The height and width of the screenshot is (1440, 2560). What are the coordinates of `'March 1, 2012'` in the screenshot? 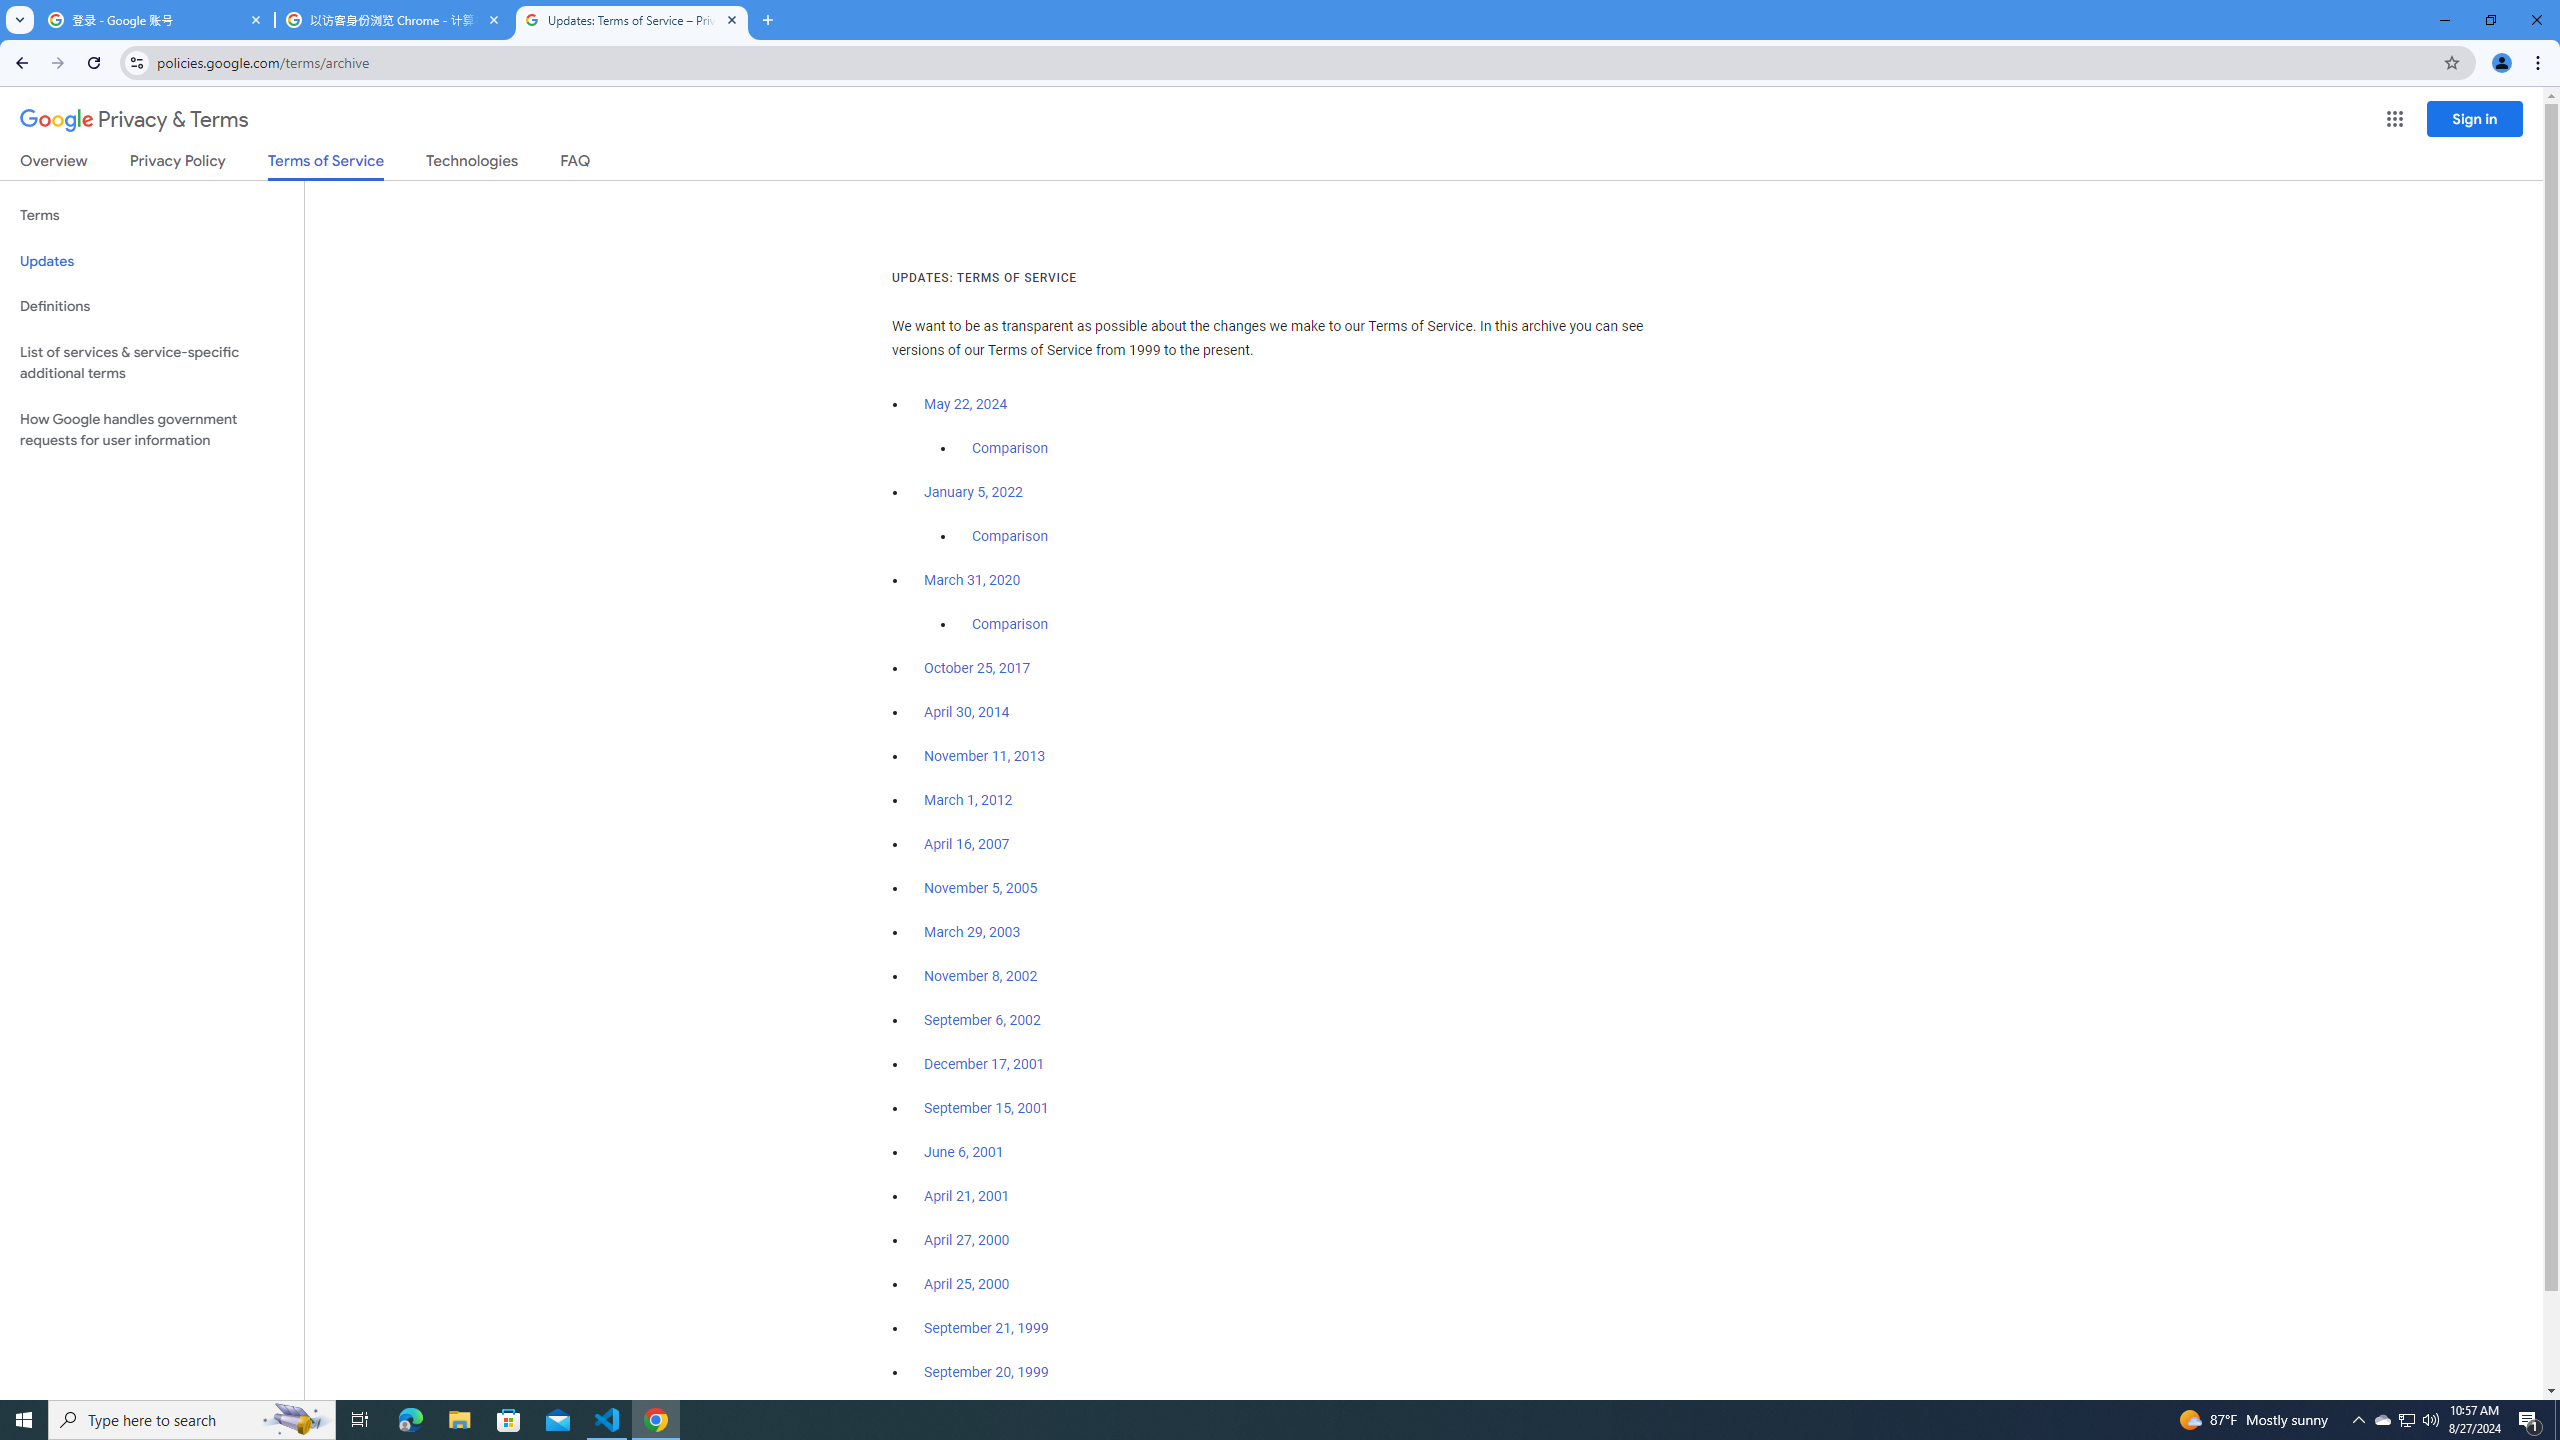 It's located at (967, 800).